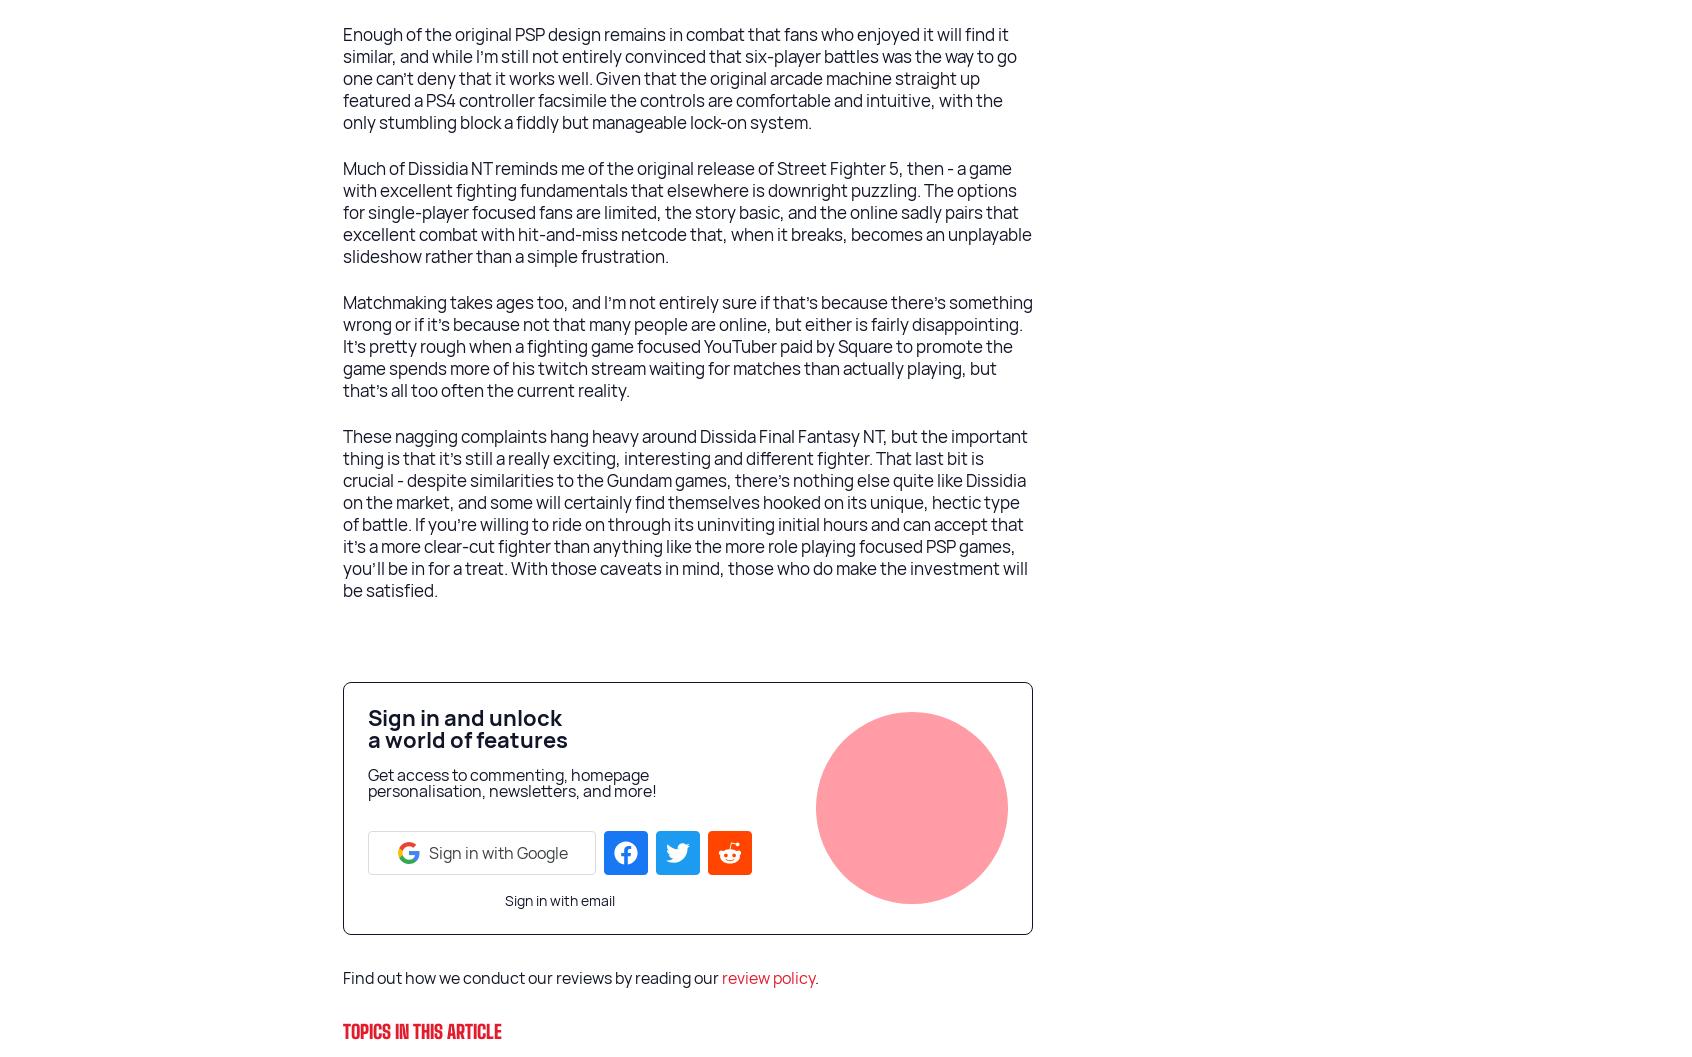 The image size is (1692, 1057). Describe the element at coordinates (767, 978) in the screenshot. I see `'review policy'` at that location.